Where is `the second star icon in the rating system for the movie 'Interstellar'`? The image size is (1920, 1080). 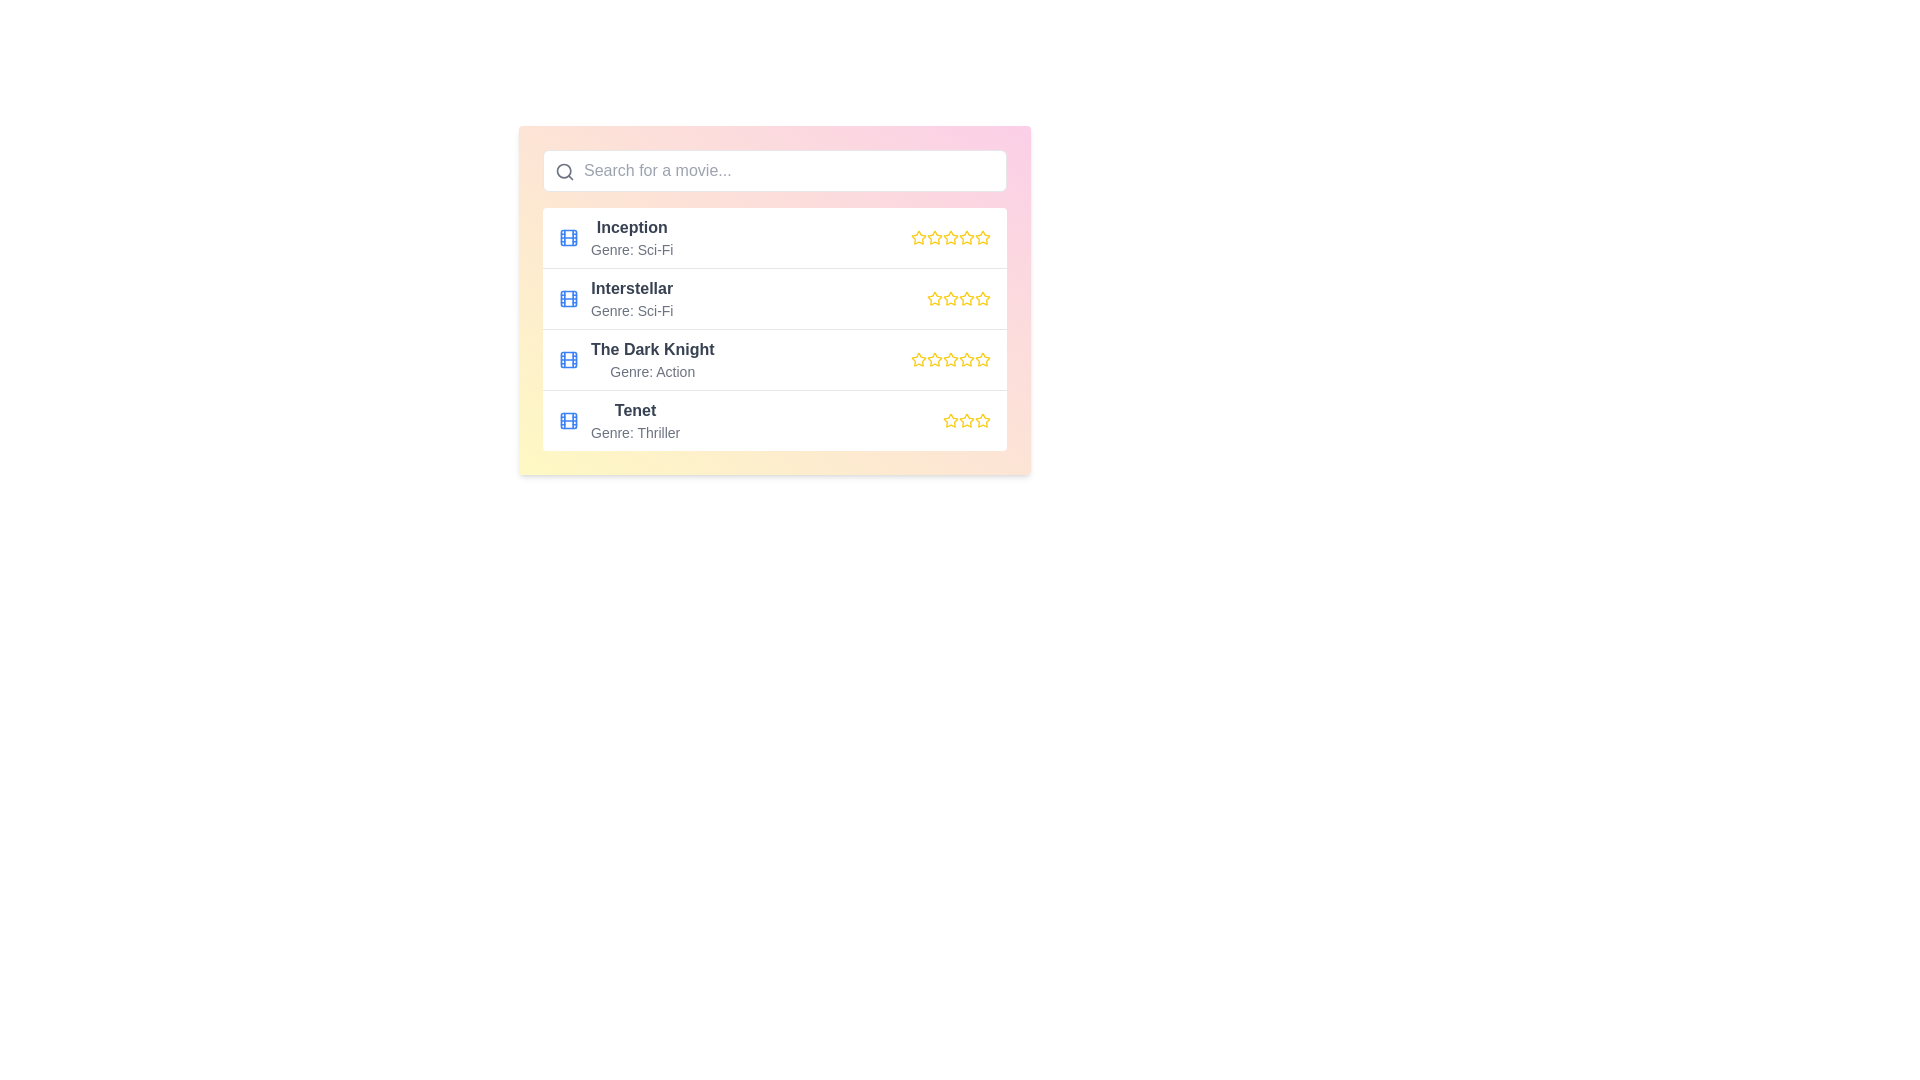 the second star icon in the rating system for the movie 'Interstellar' is located at coordinates (934, 299).